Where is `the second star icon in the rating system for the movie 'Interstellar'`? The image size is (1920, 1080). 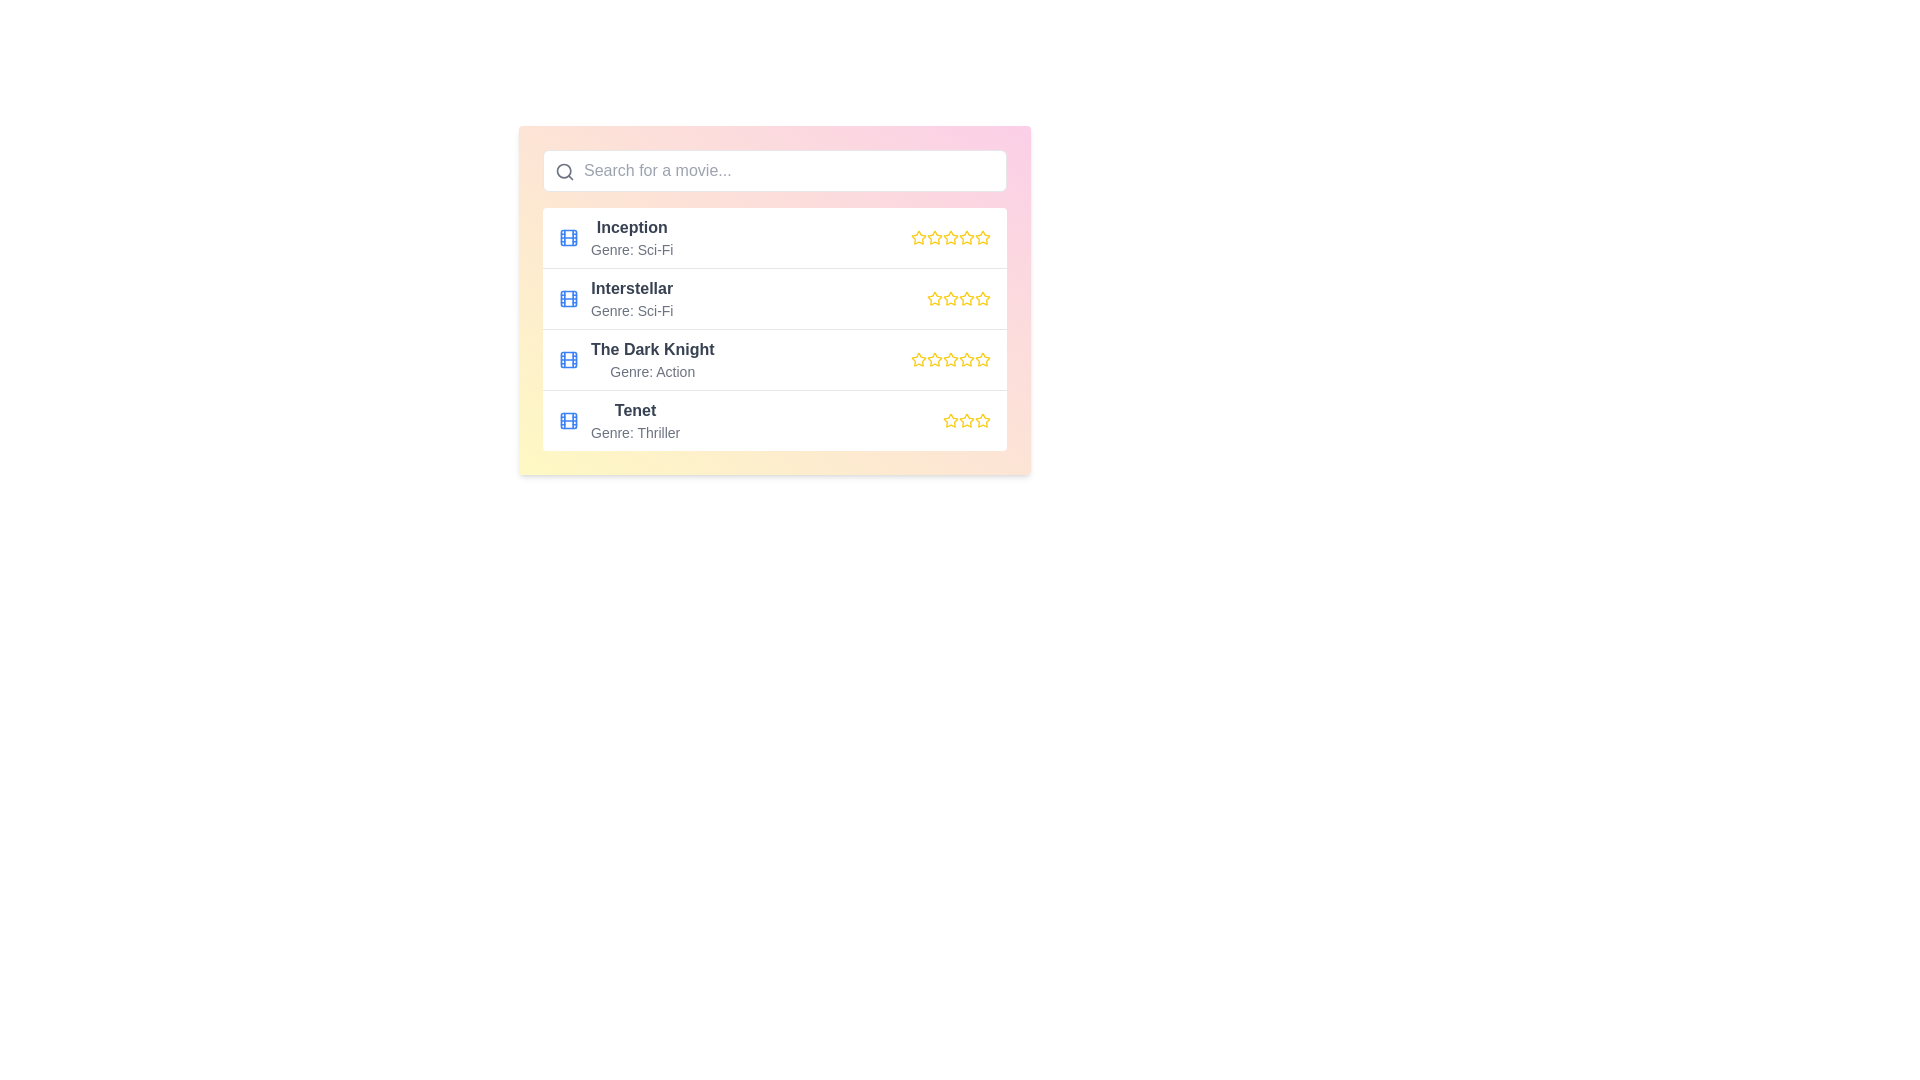 the second star icon in the rating system for the movie 'Interstellar' is located at coordinates (934, 299).